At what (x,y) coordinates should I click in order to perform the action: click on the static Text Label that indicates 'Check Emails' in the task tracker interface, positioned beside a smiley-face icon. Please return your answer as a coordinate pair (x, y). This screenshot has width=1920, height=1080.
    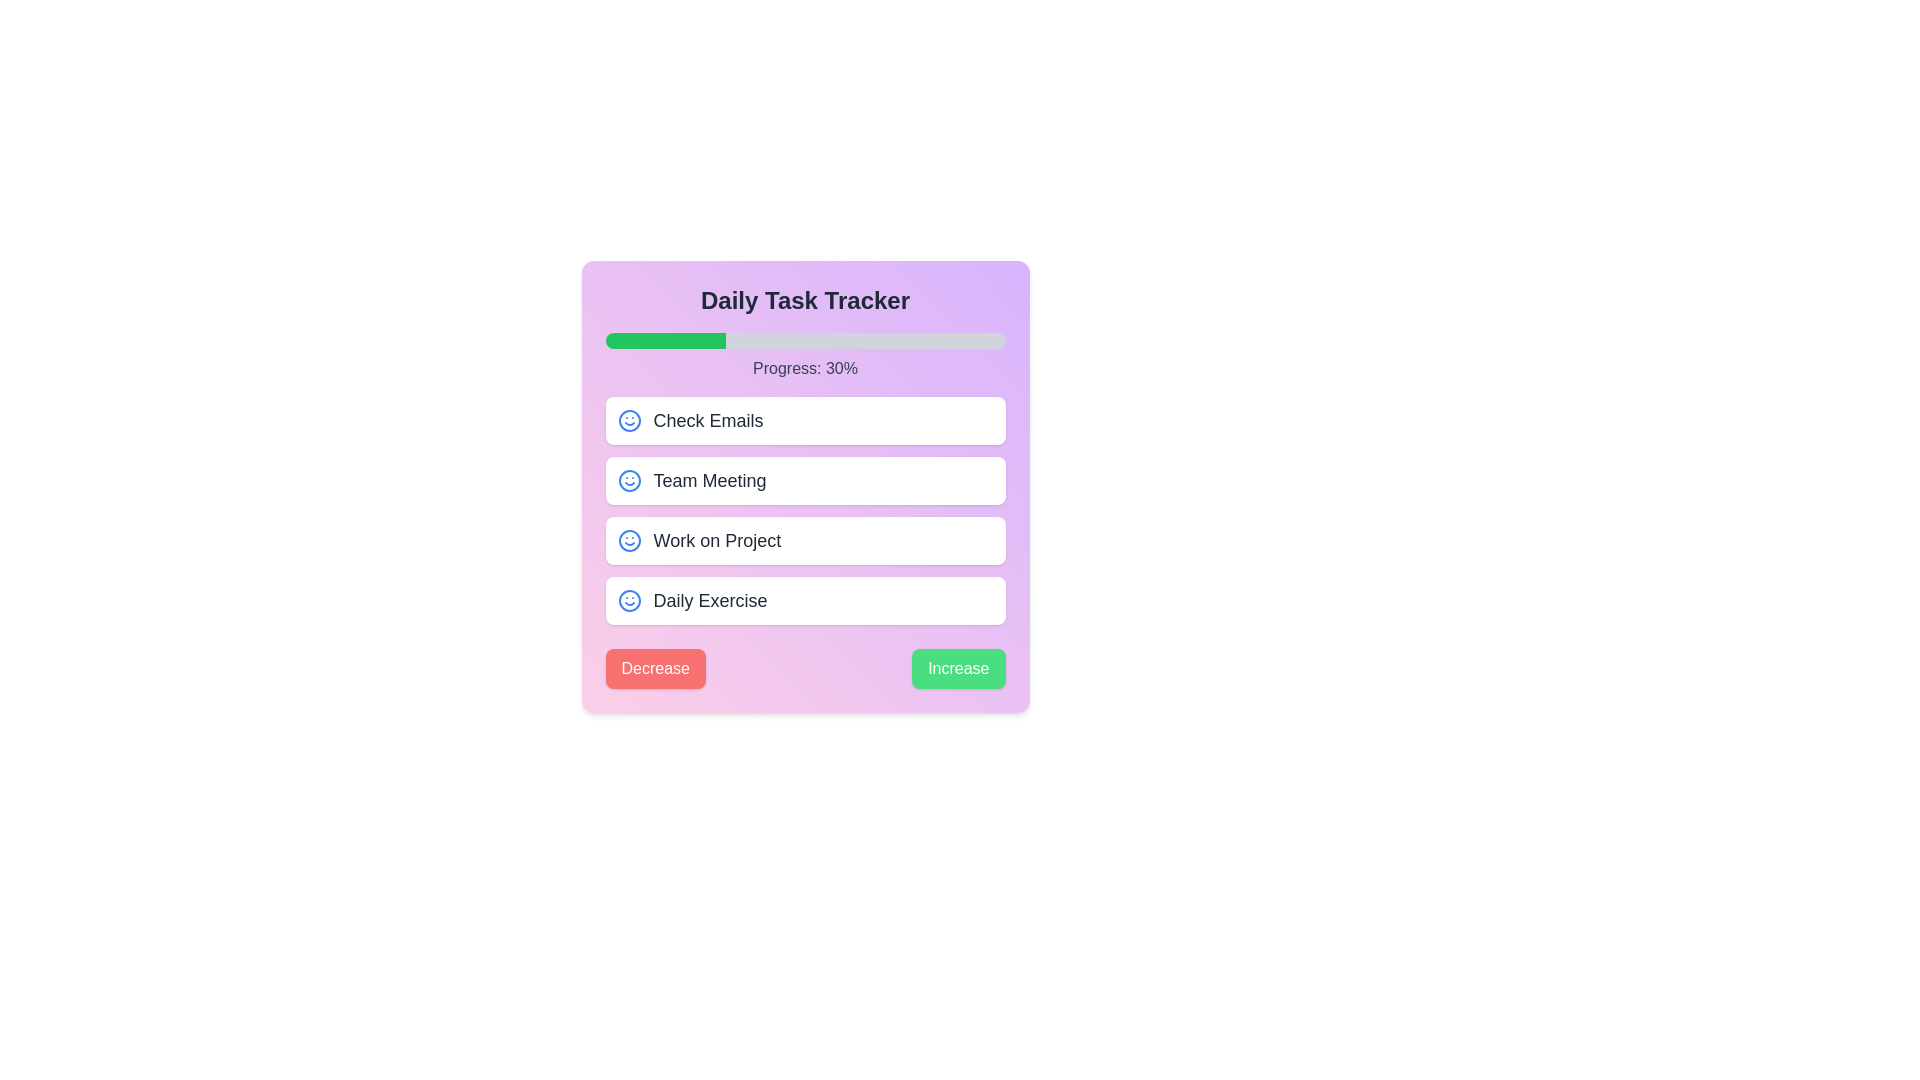
    Looking at the image, I should click on (708, 419).